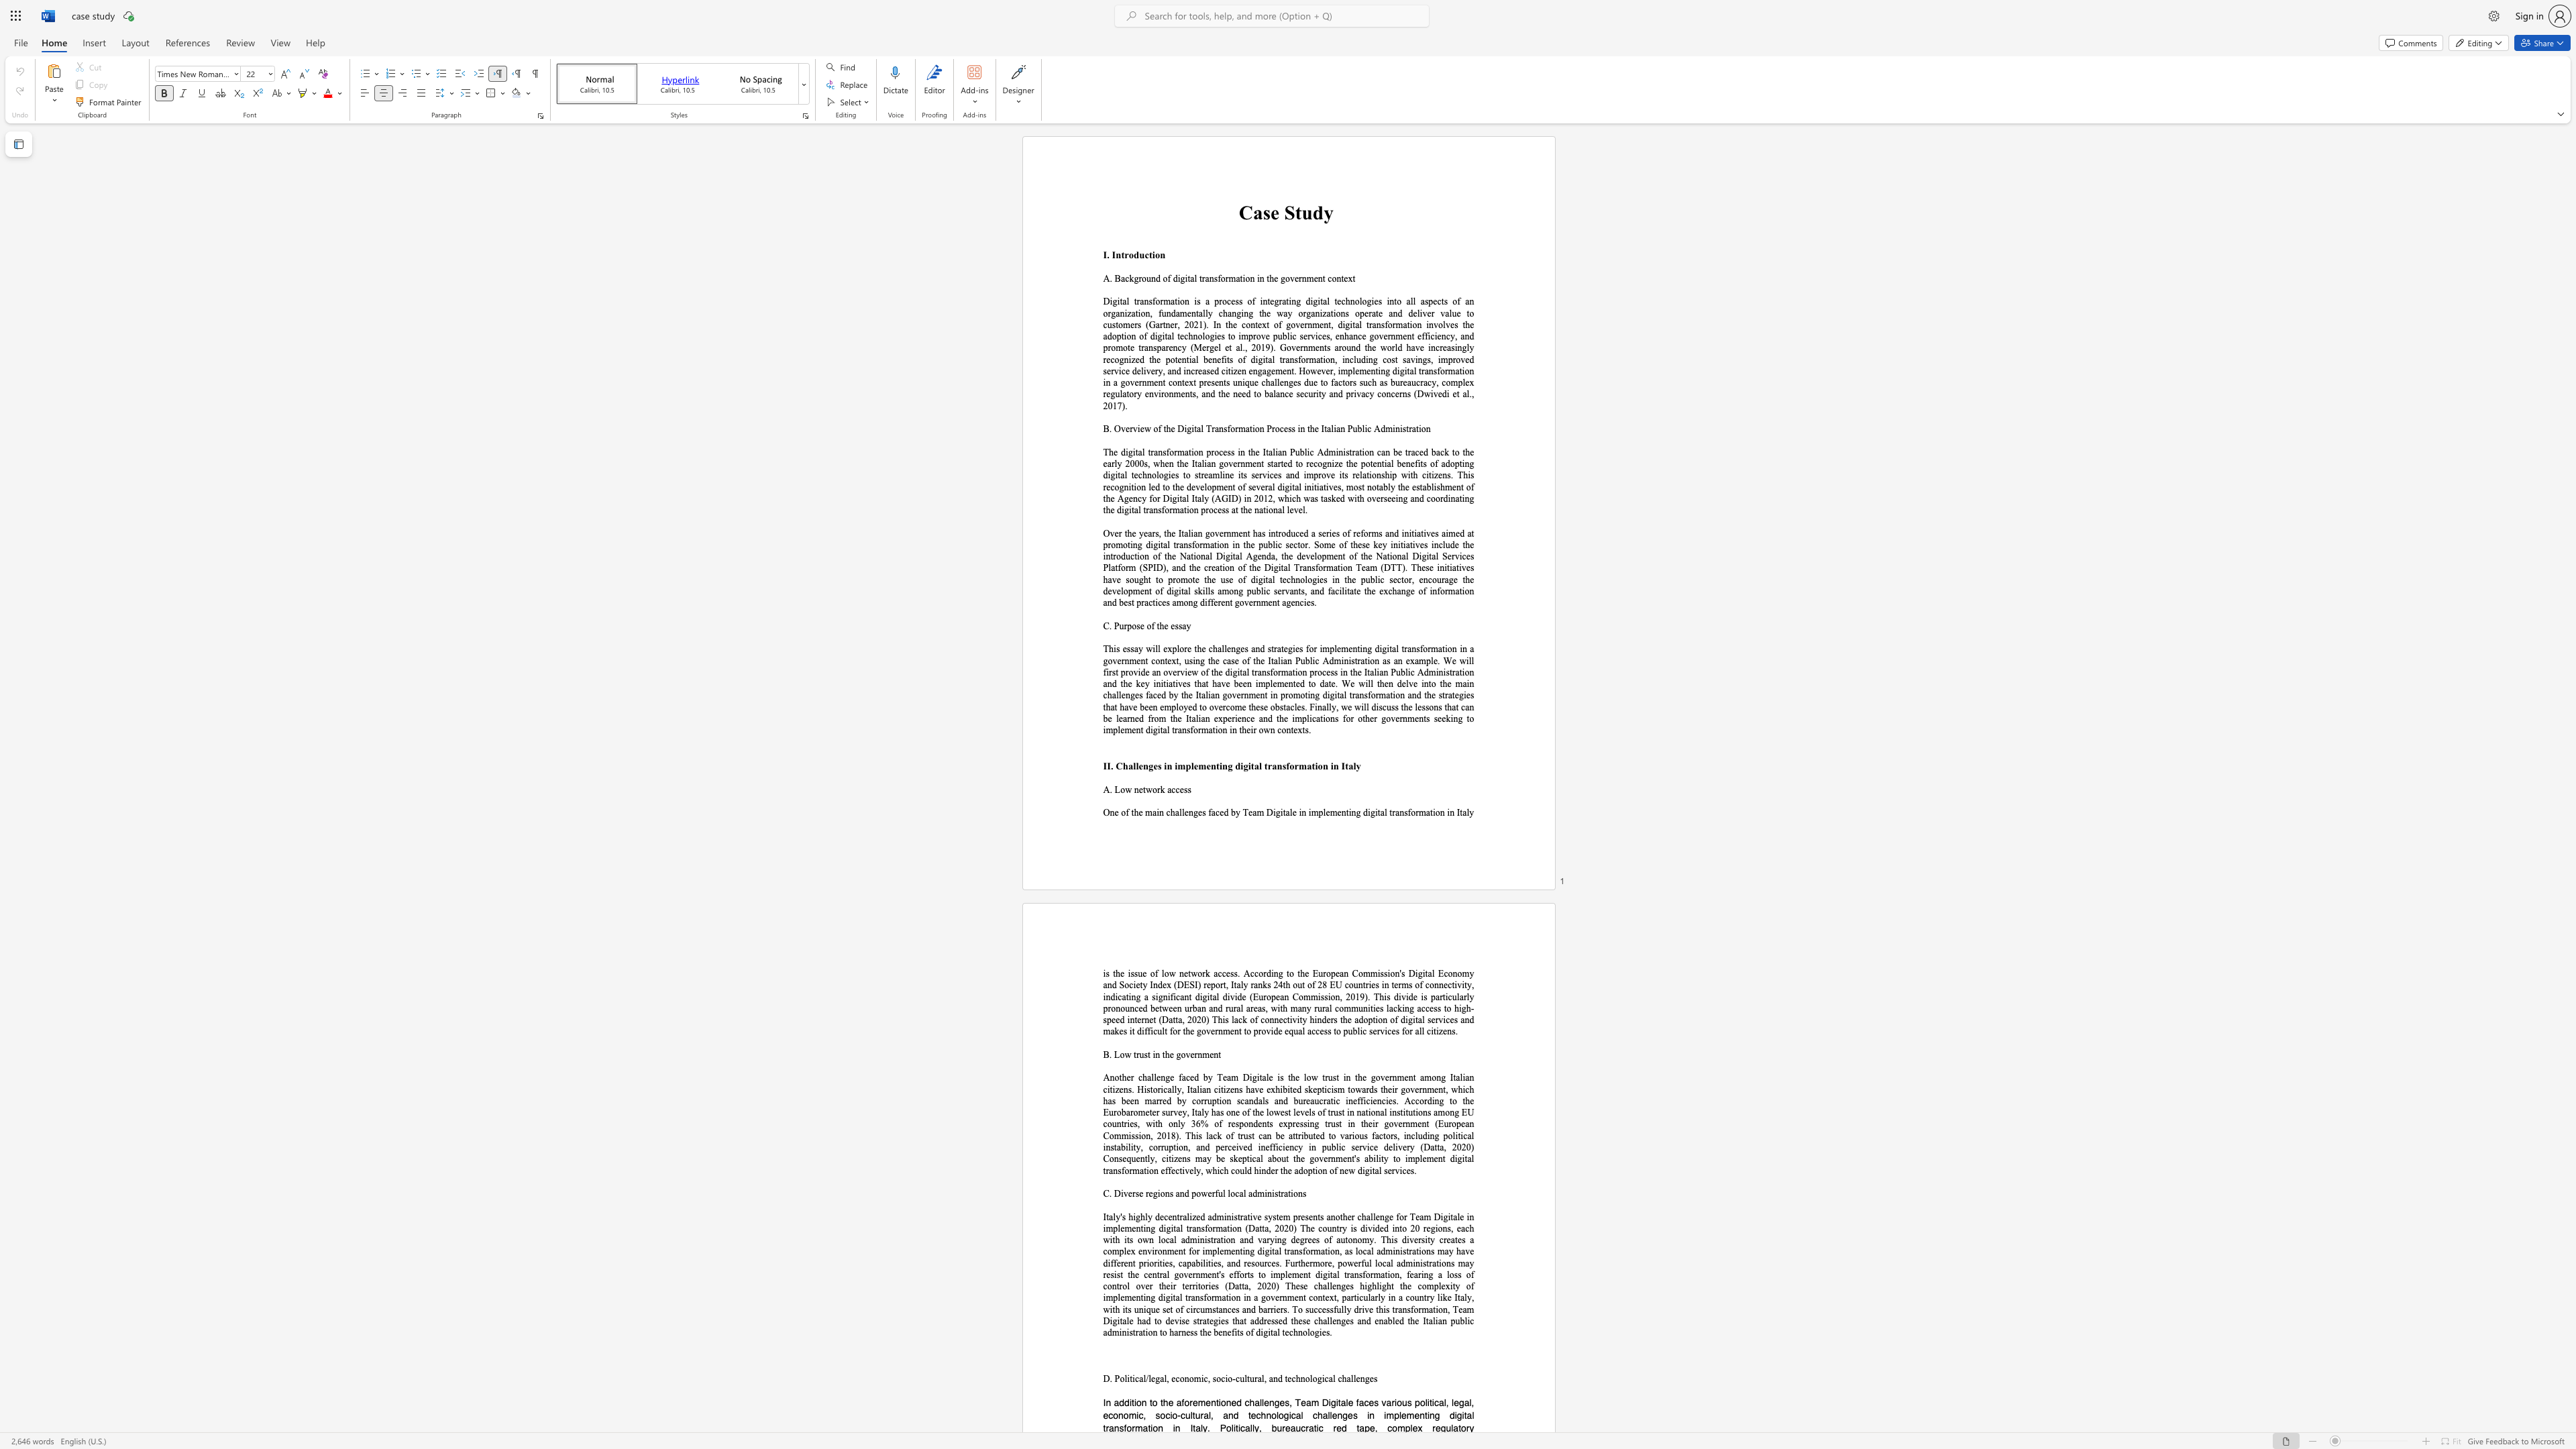  Describe the element at coordinates (1137, 788) in the screenshot. I see `the subset text "etwork acces" within the text "A. Low network access"` at that location.